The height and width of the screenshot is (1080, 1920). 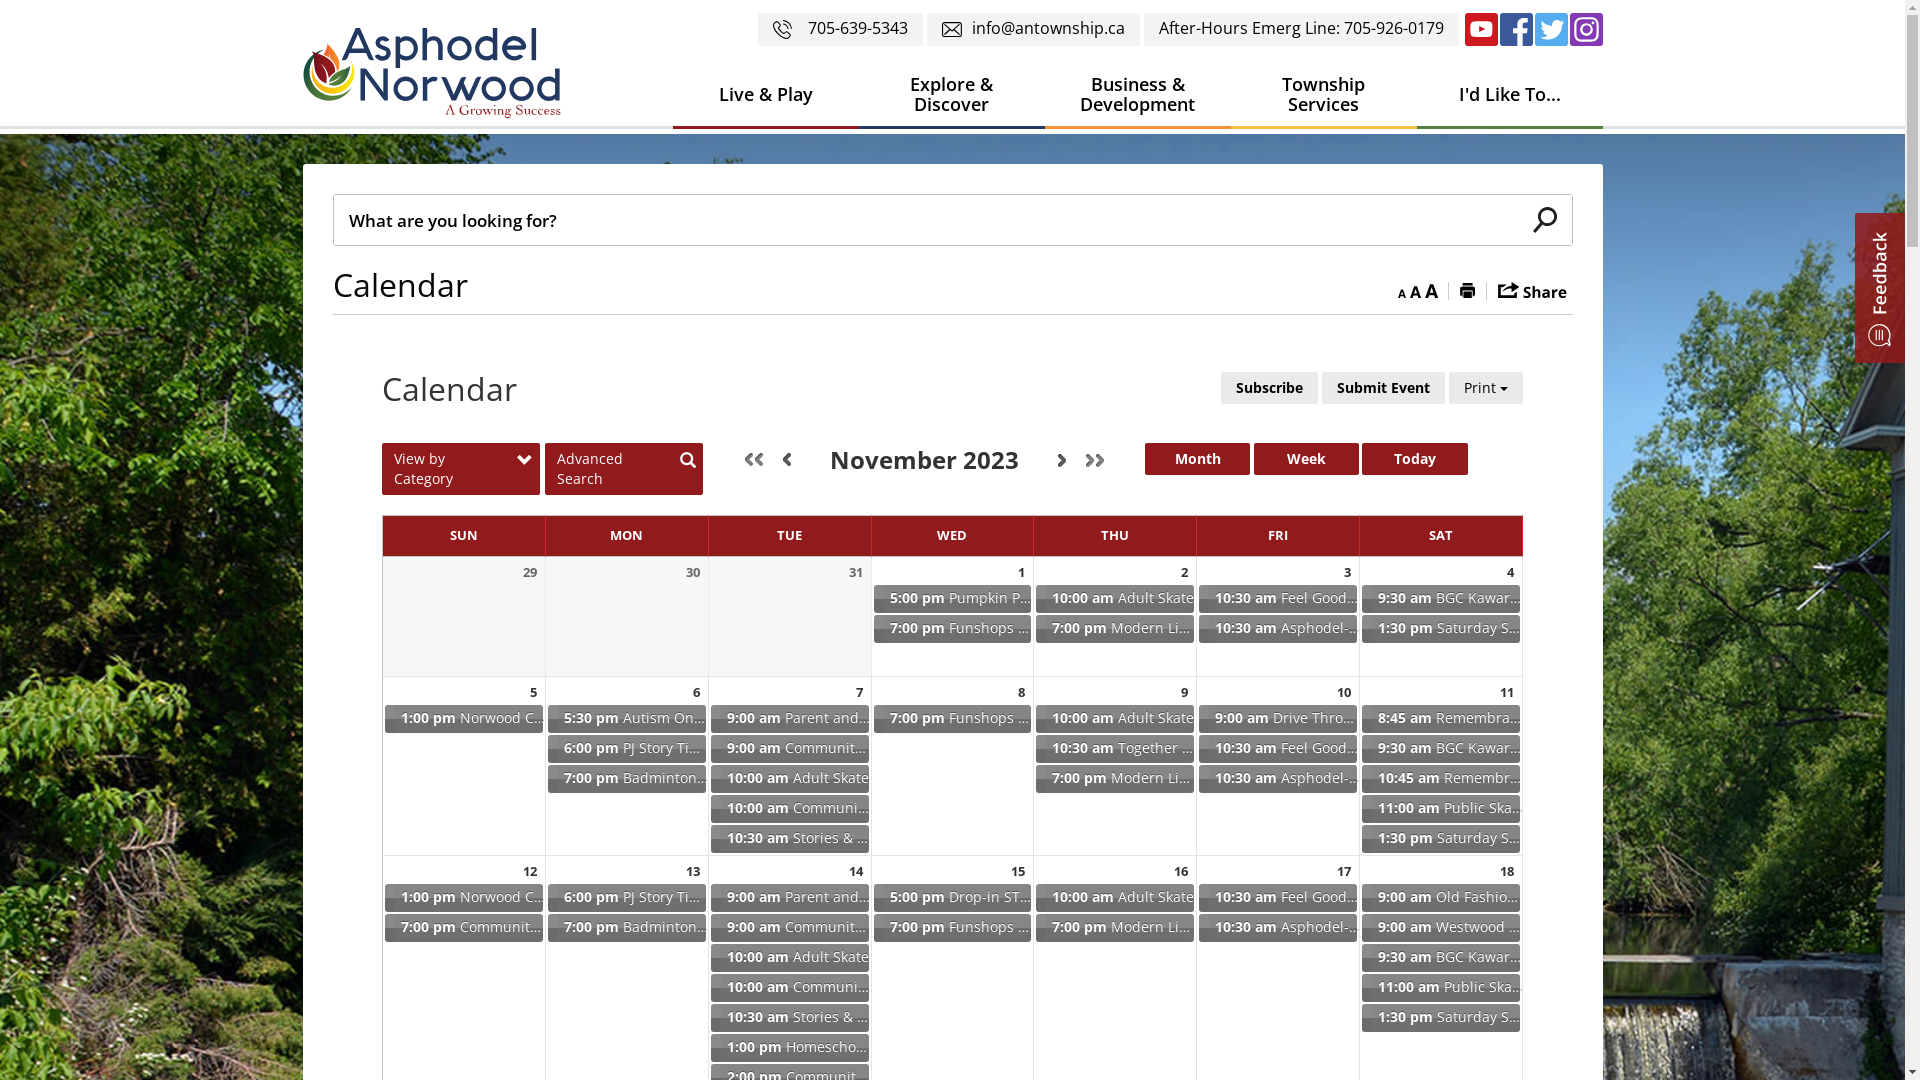 I want to click on '7:00 pm Funshops at NPC', so click(x=952, y=627).